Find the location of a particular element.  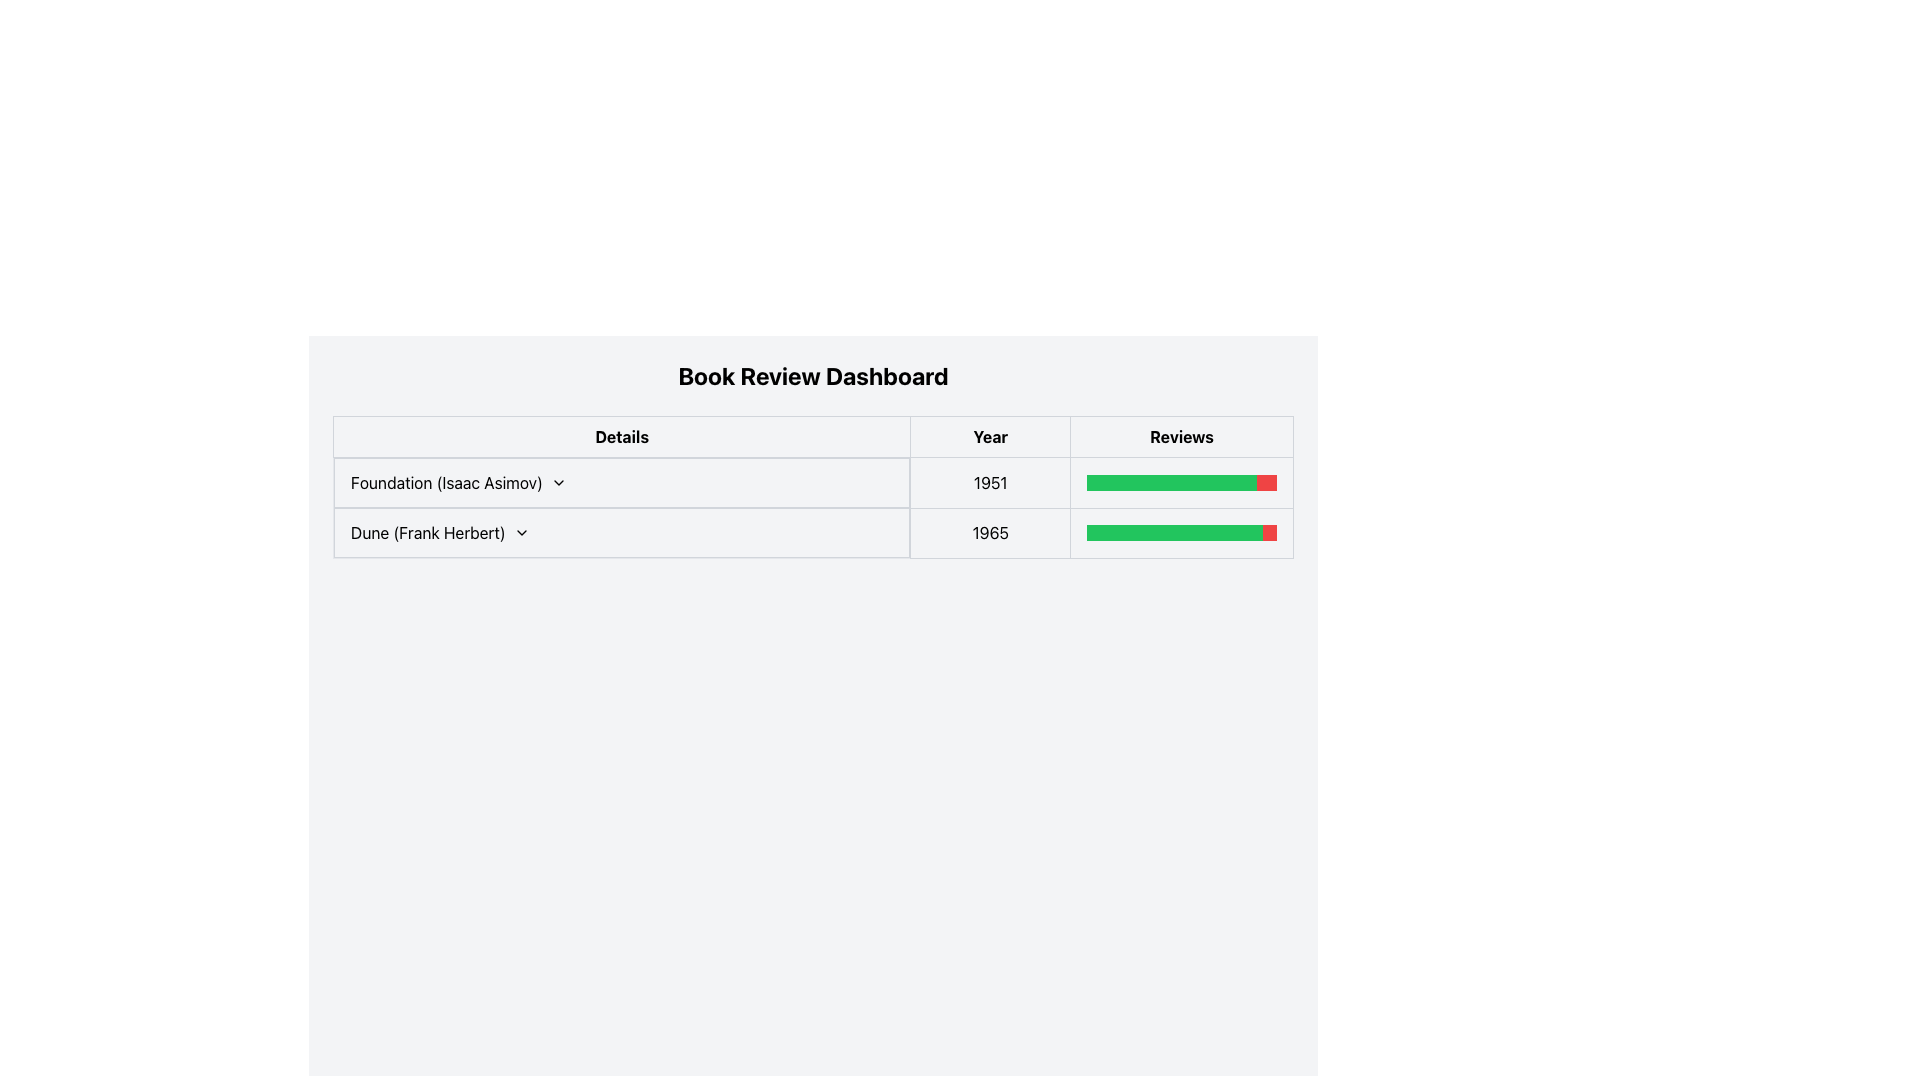

the progress bar segment in the 'Reviews' column, located in the second row of the table, which indicates a high percentage of positive reviews (93%) is located at coordinates (1175, 532).